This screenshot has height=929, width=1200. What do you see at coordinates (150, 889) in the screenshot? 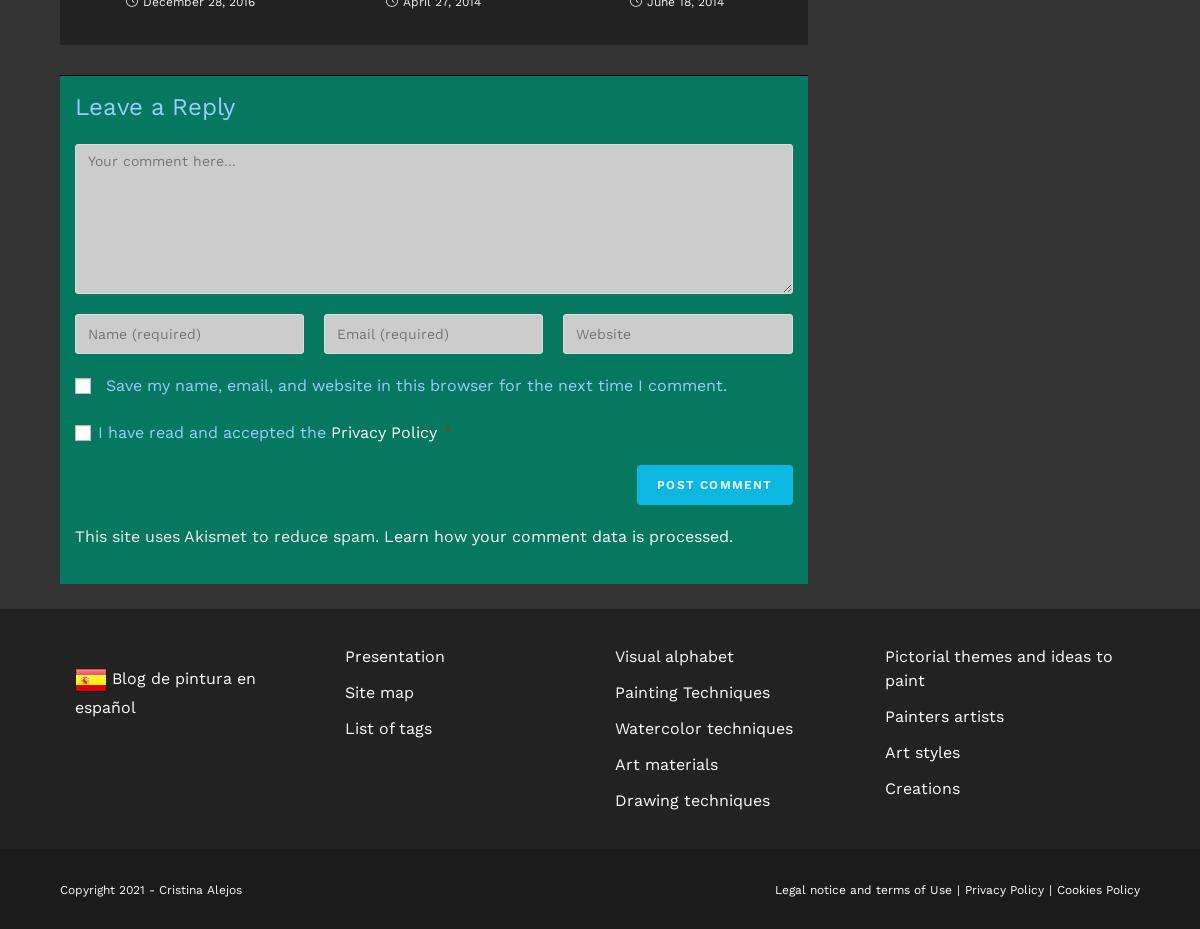
I see `'Copyright 2021 - Cristina Alejos'` at bounding box center [150, 889].